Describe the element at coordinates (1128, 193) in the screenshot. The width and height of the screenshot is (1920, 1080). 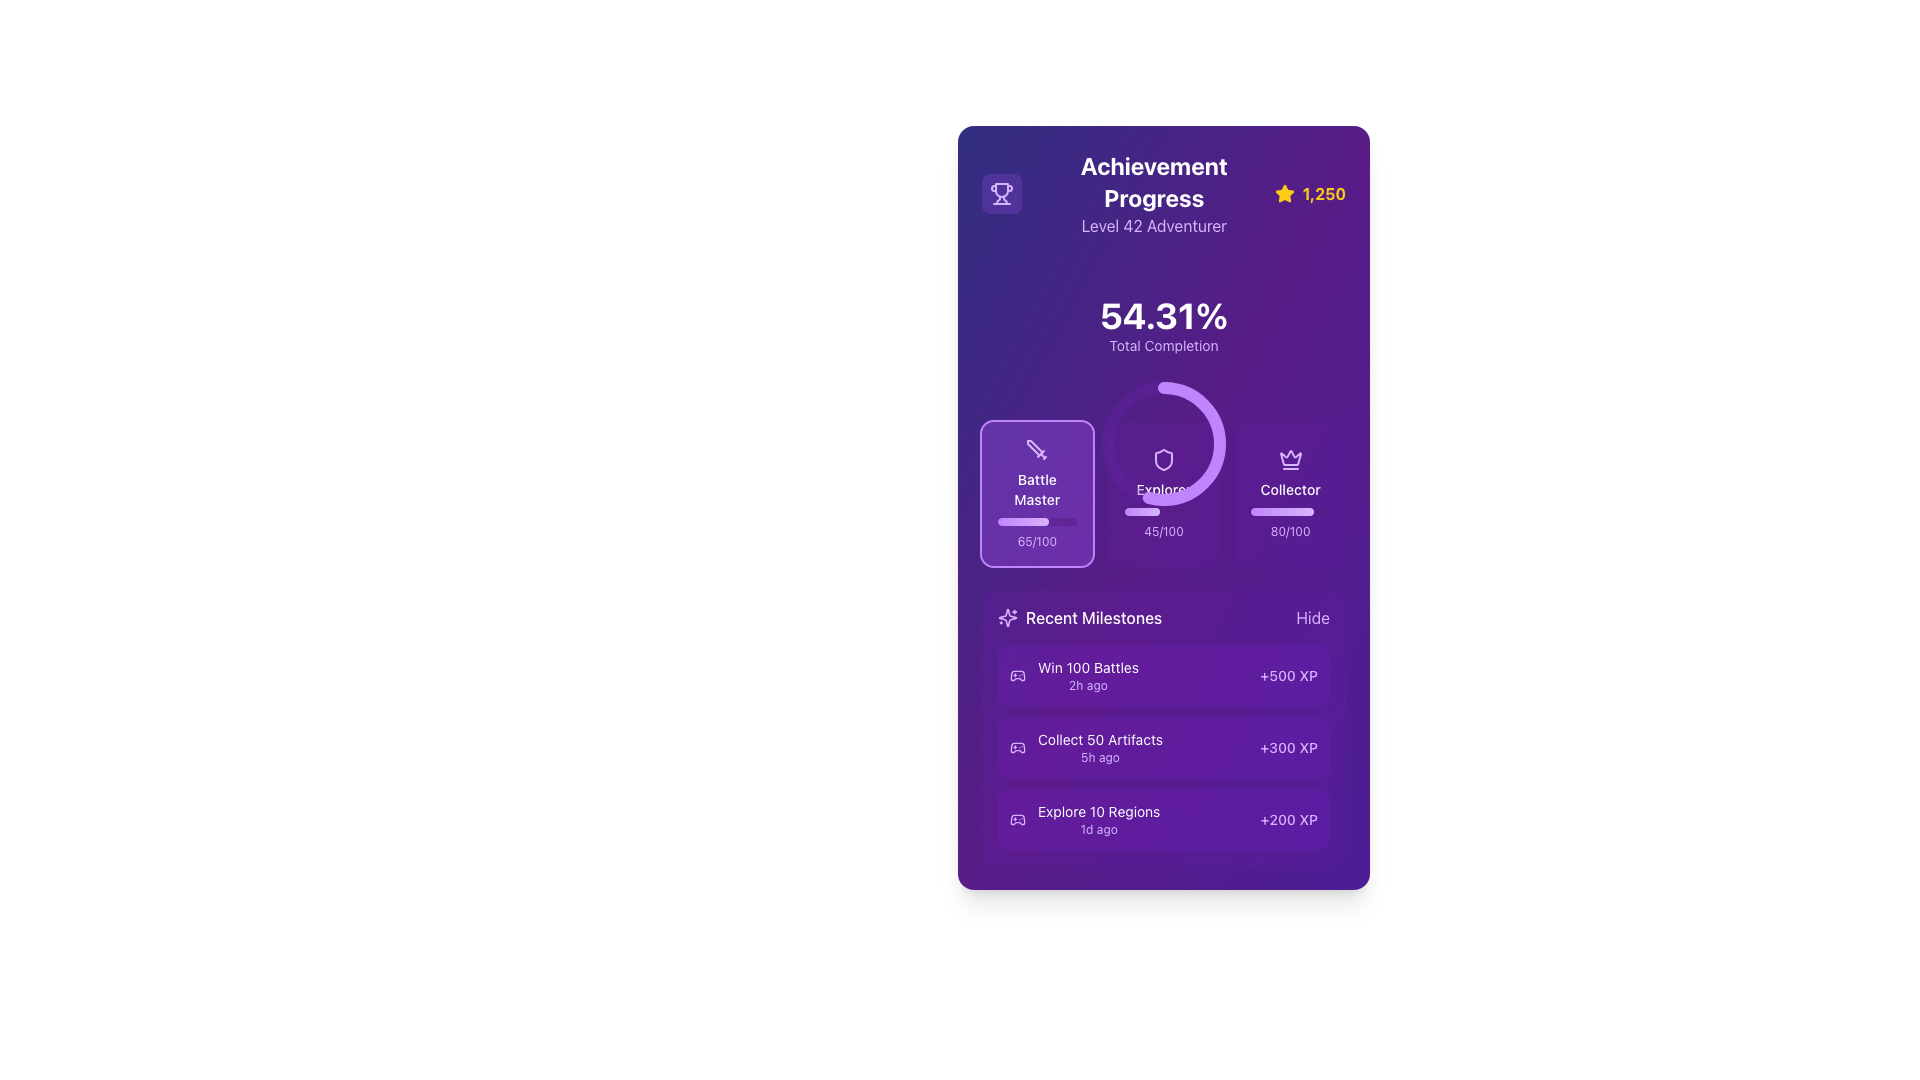
I see `the title section text block that provides information about the user's achievement progress and current level` at that location.